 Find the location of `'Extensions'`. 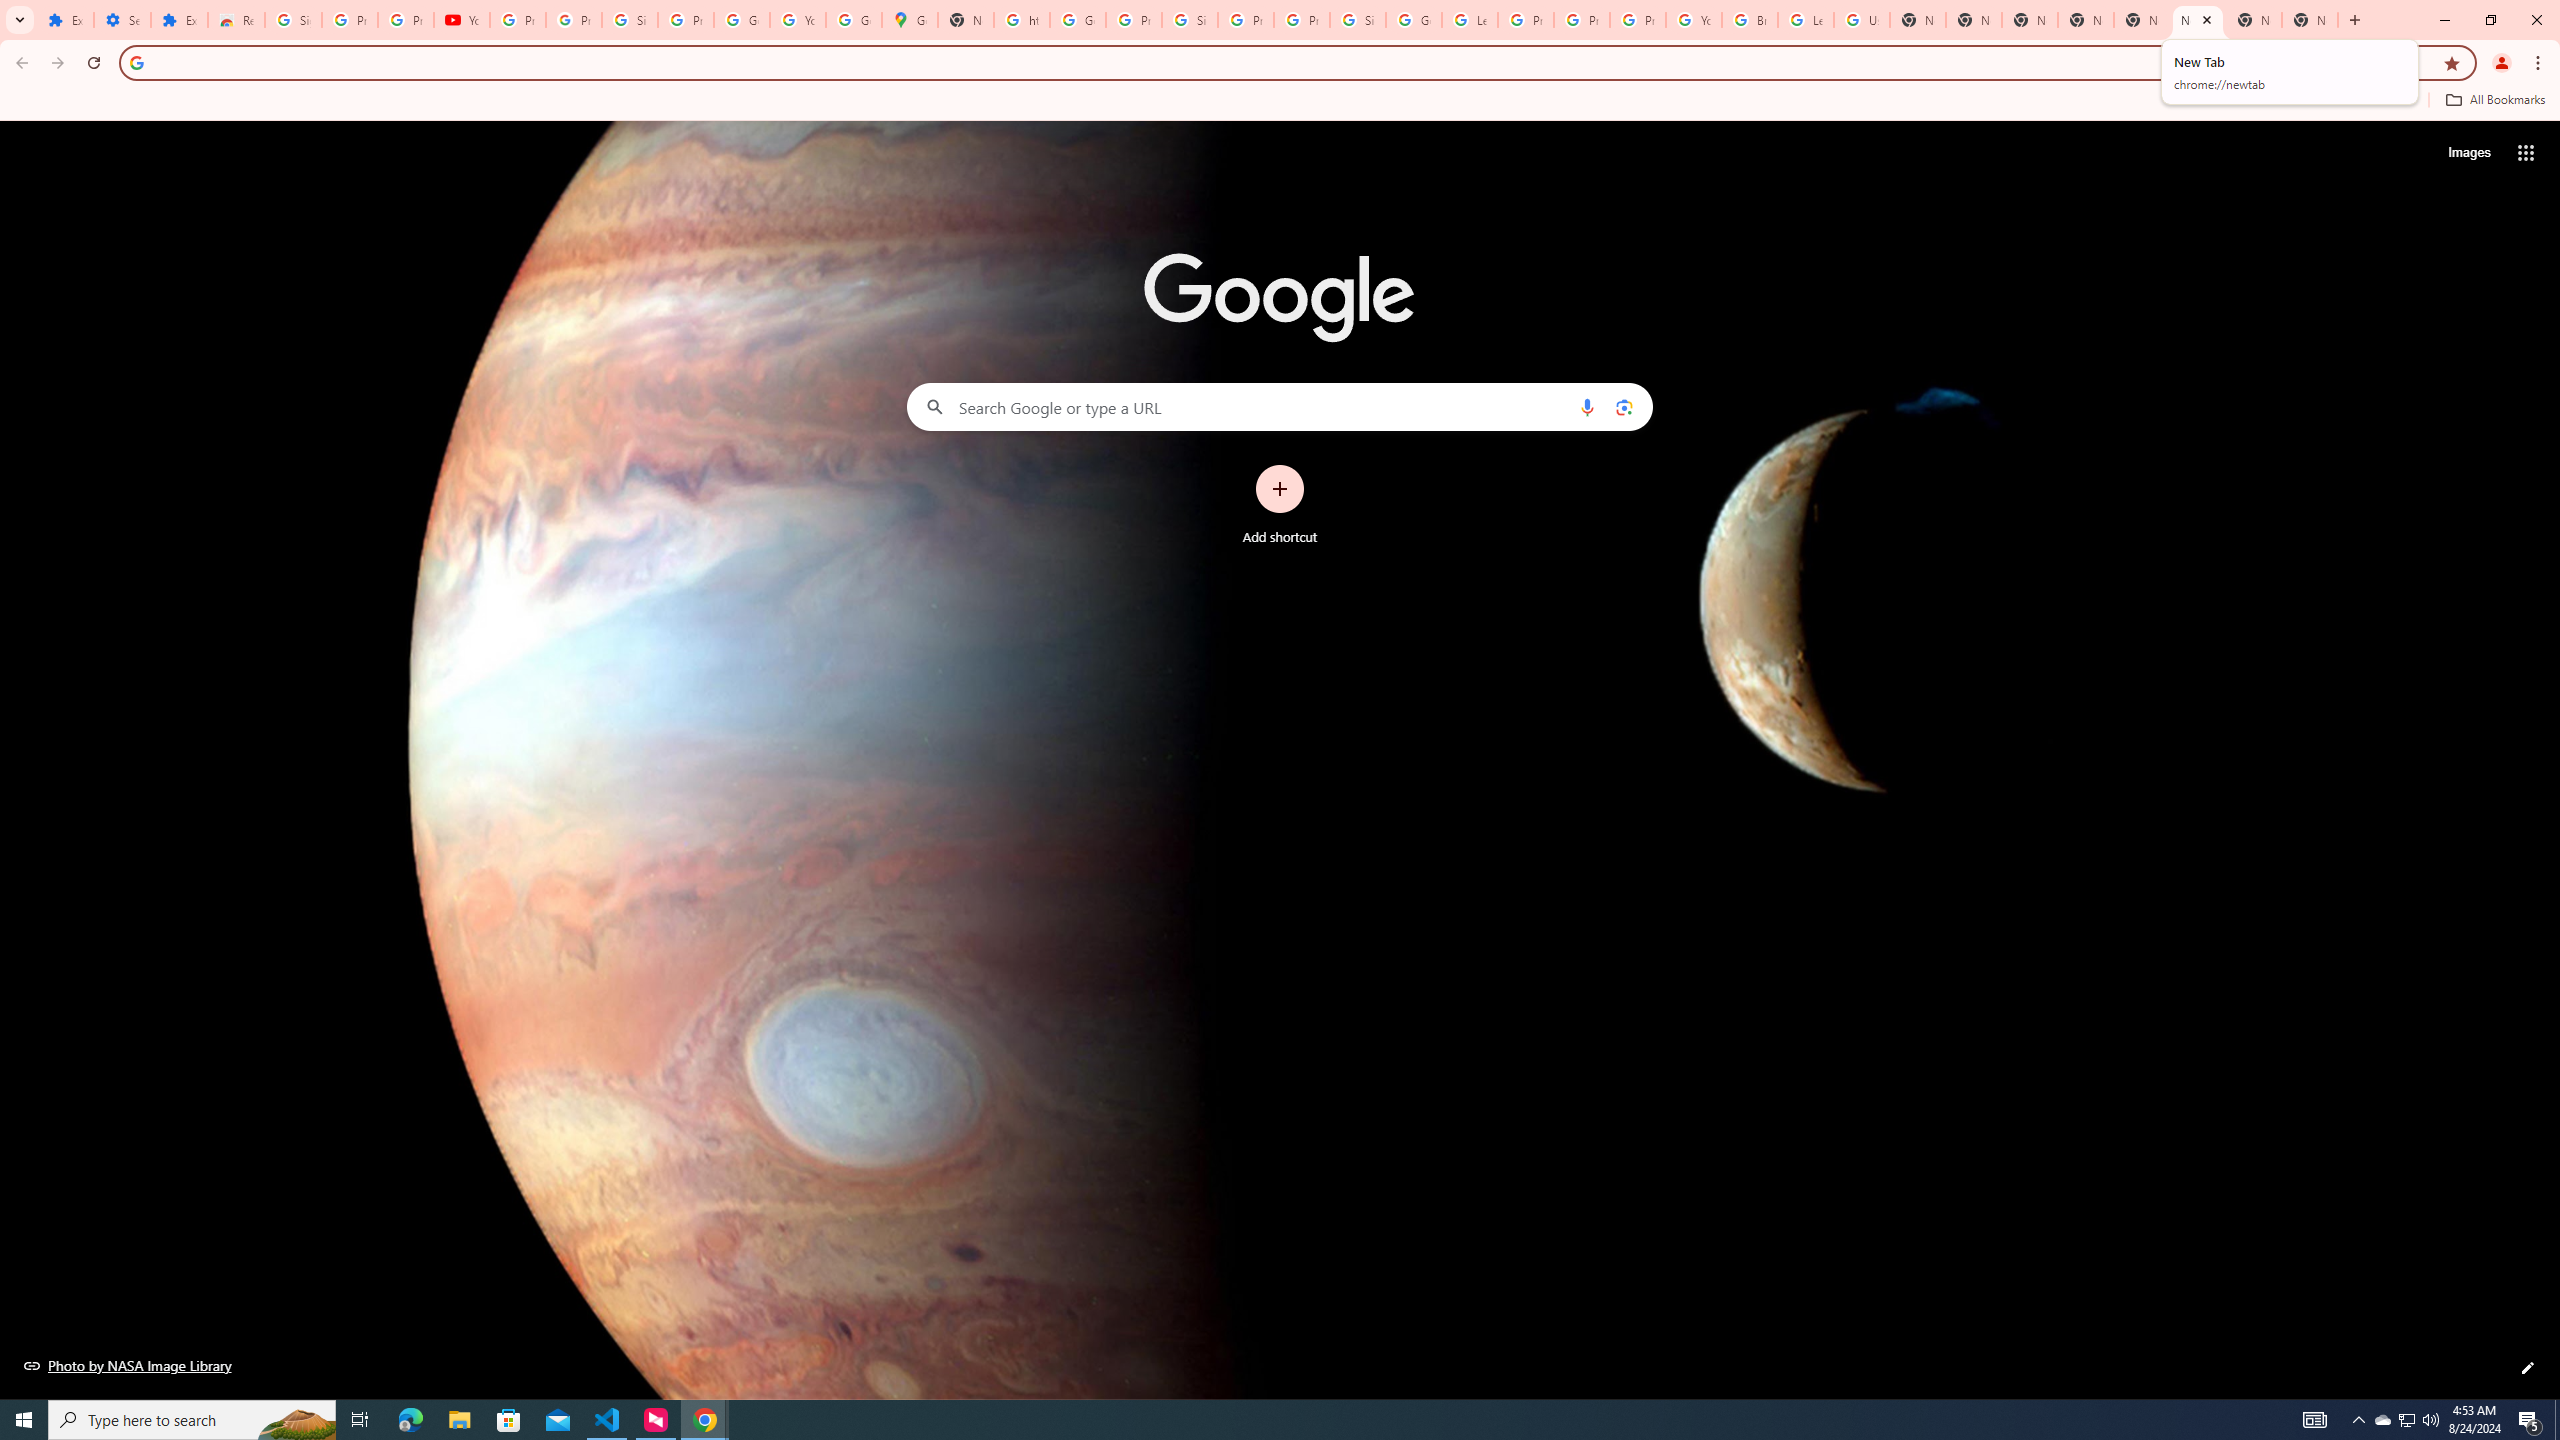

'Extensions' is located at coordinates (65, 19).